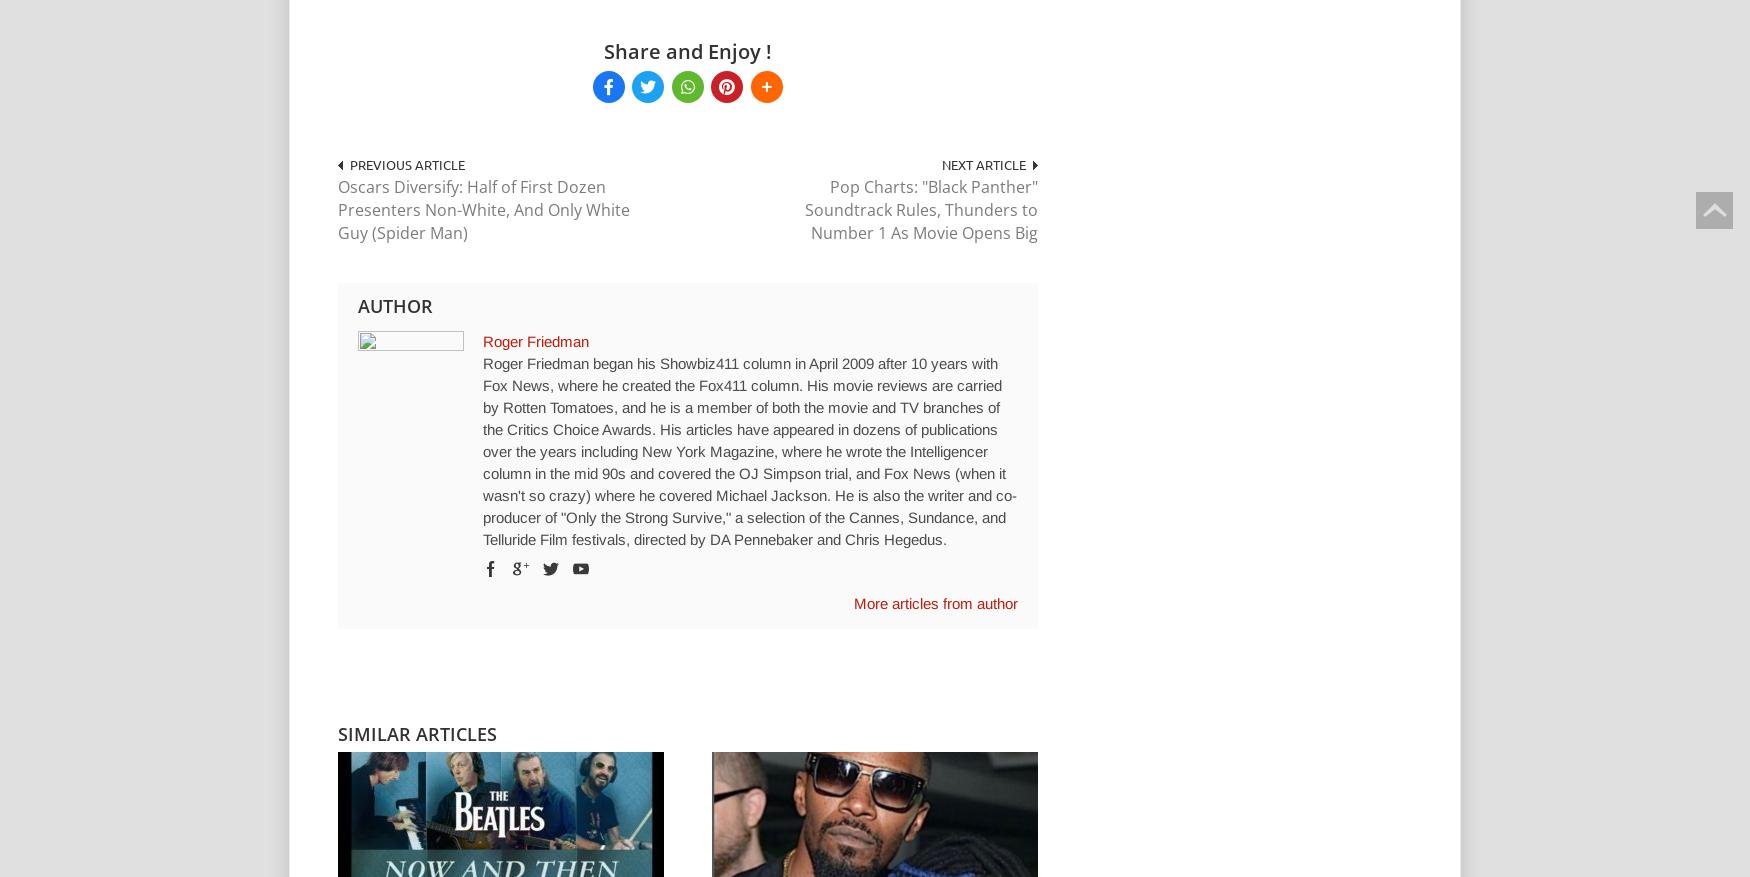 The height and width of the screenshot is (877, 1750). I want to click on 'Share and Enjoy !', so click(603, 50).